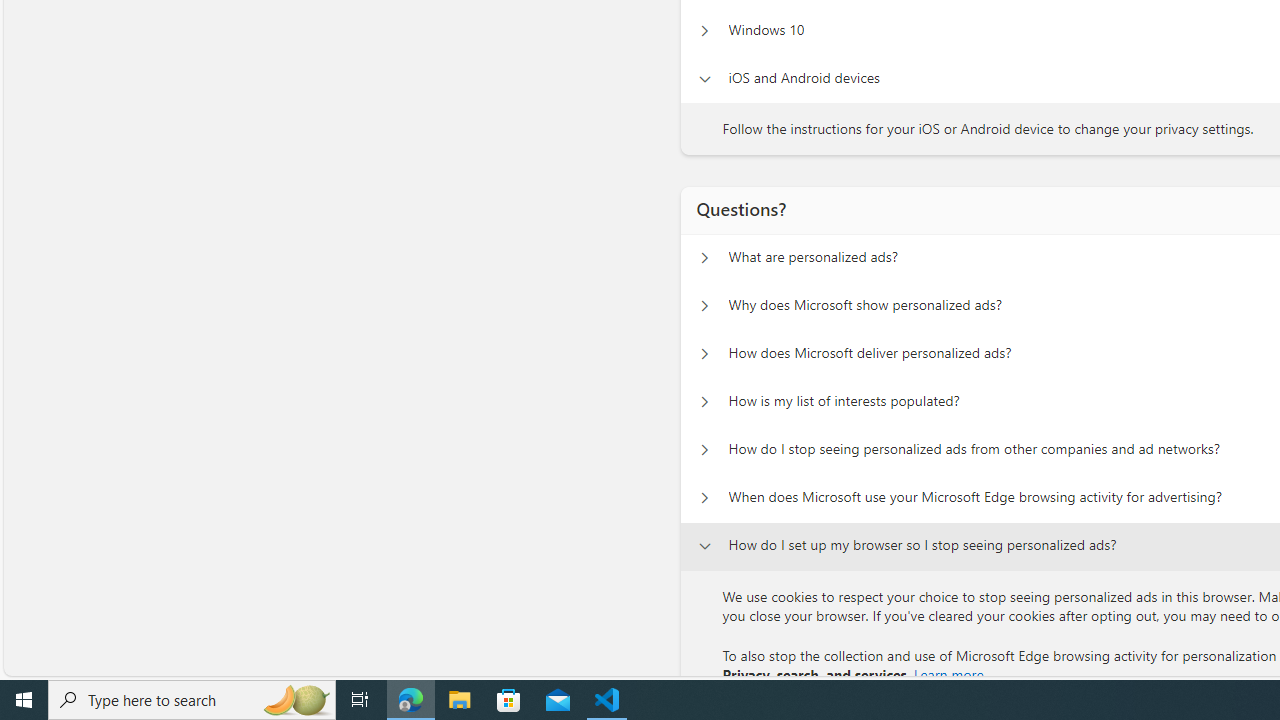 This screenshot has width=1280, height=720. I want to click on 'Questions? How is my list of interests populated?', so click(704, 402).